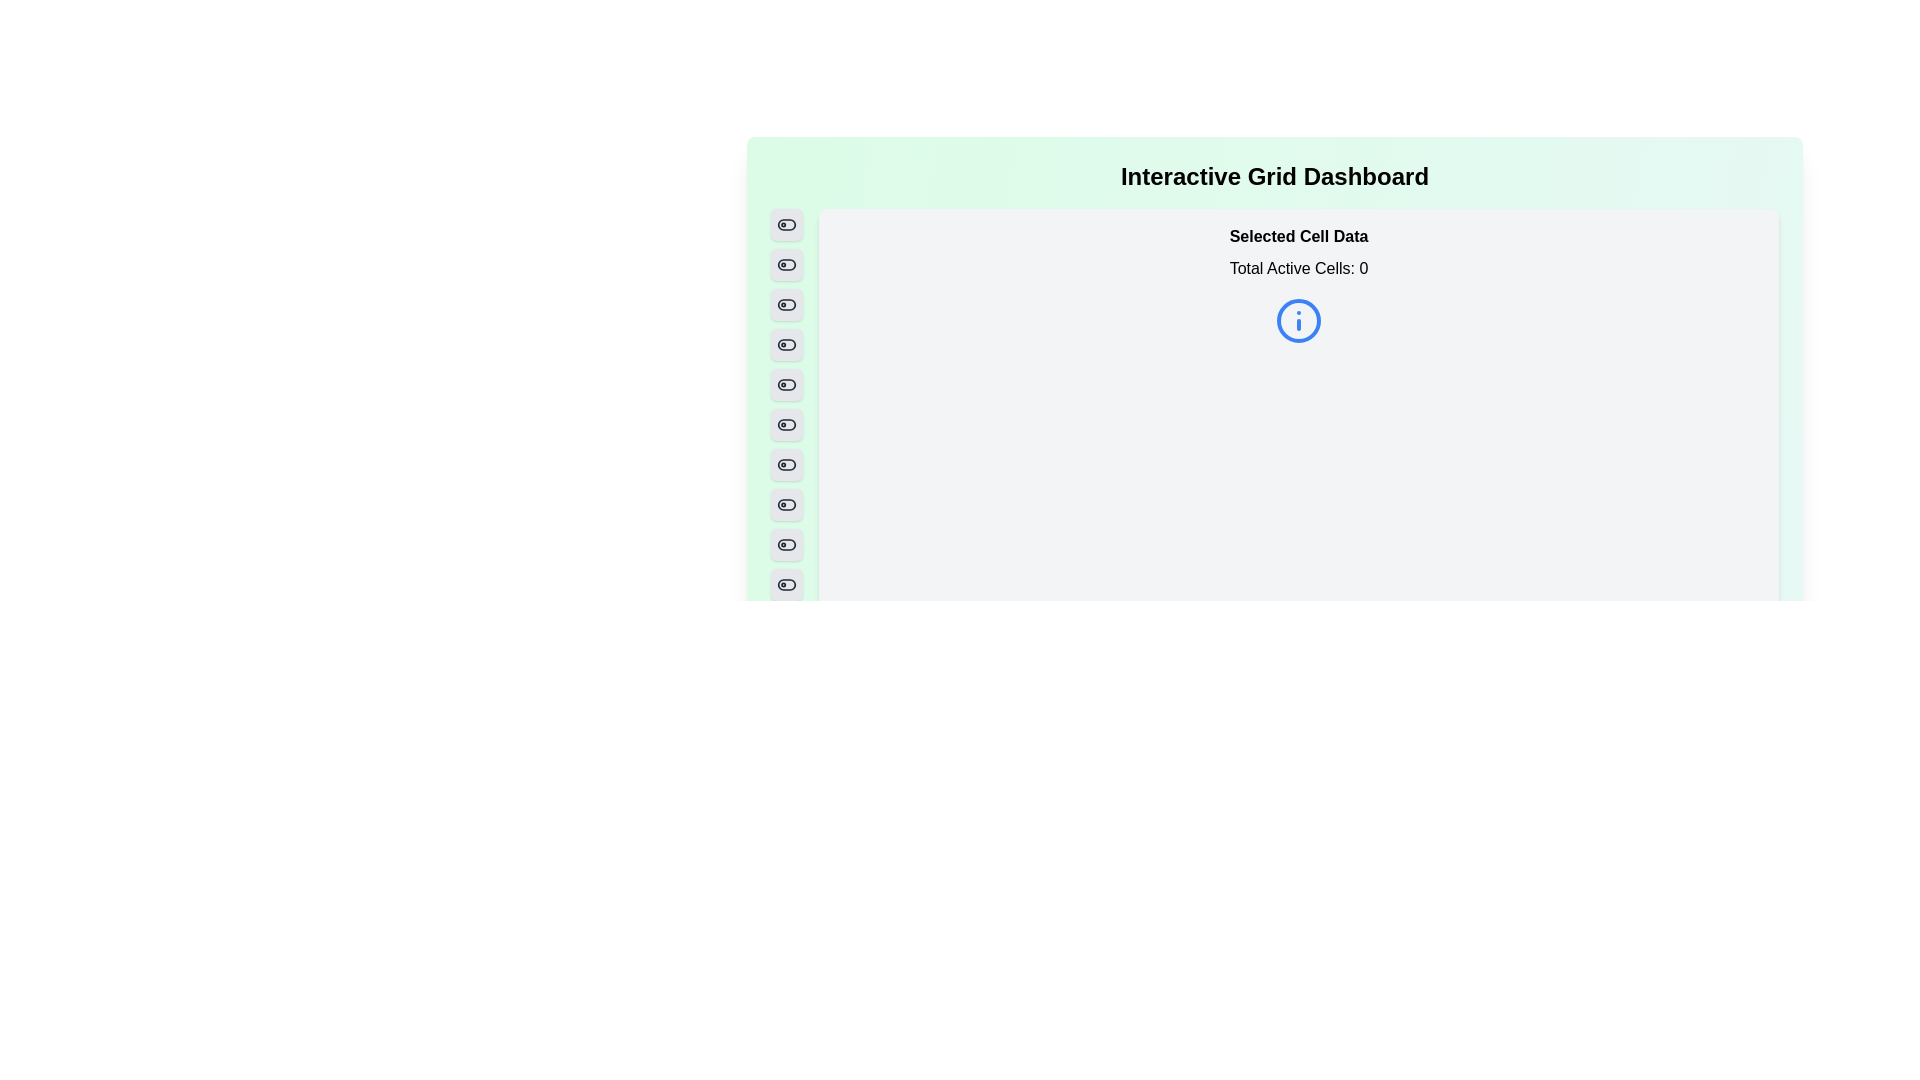 The height and width of the screenshot is (1080, 1920). Describe the element at coordinates (1299, 319) in the screenshot. I see `the info icon to display additional information` at that location.